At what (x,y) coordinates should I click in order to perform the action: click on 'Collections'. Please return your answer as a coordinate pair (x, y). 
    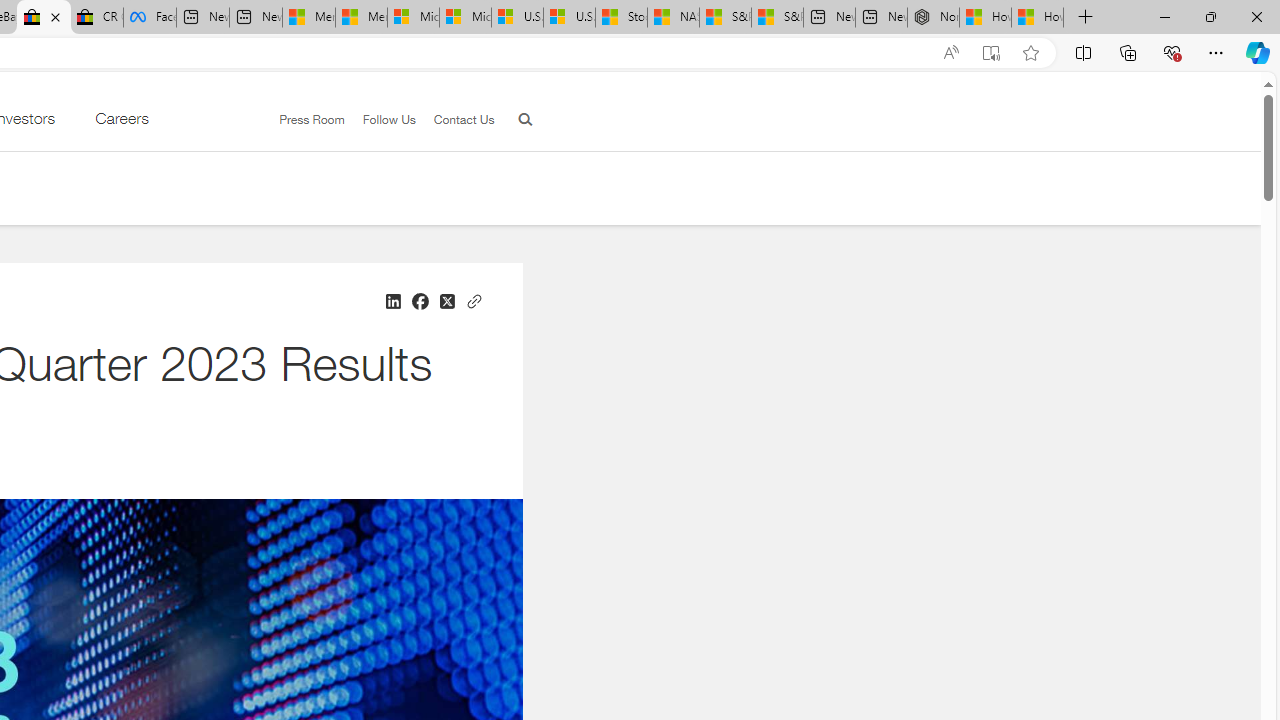
    Looking at the image, I should click on (1128, 51).